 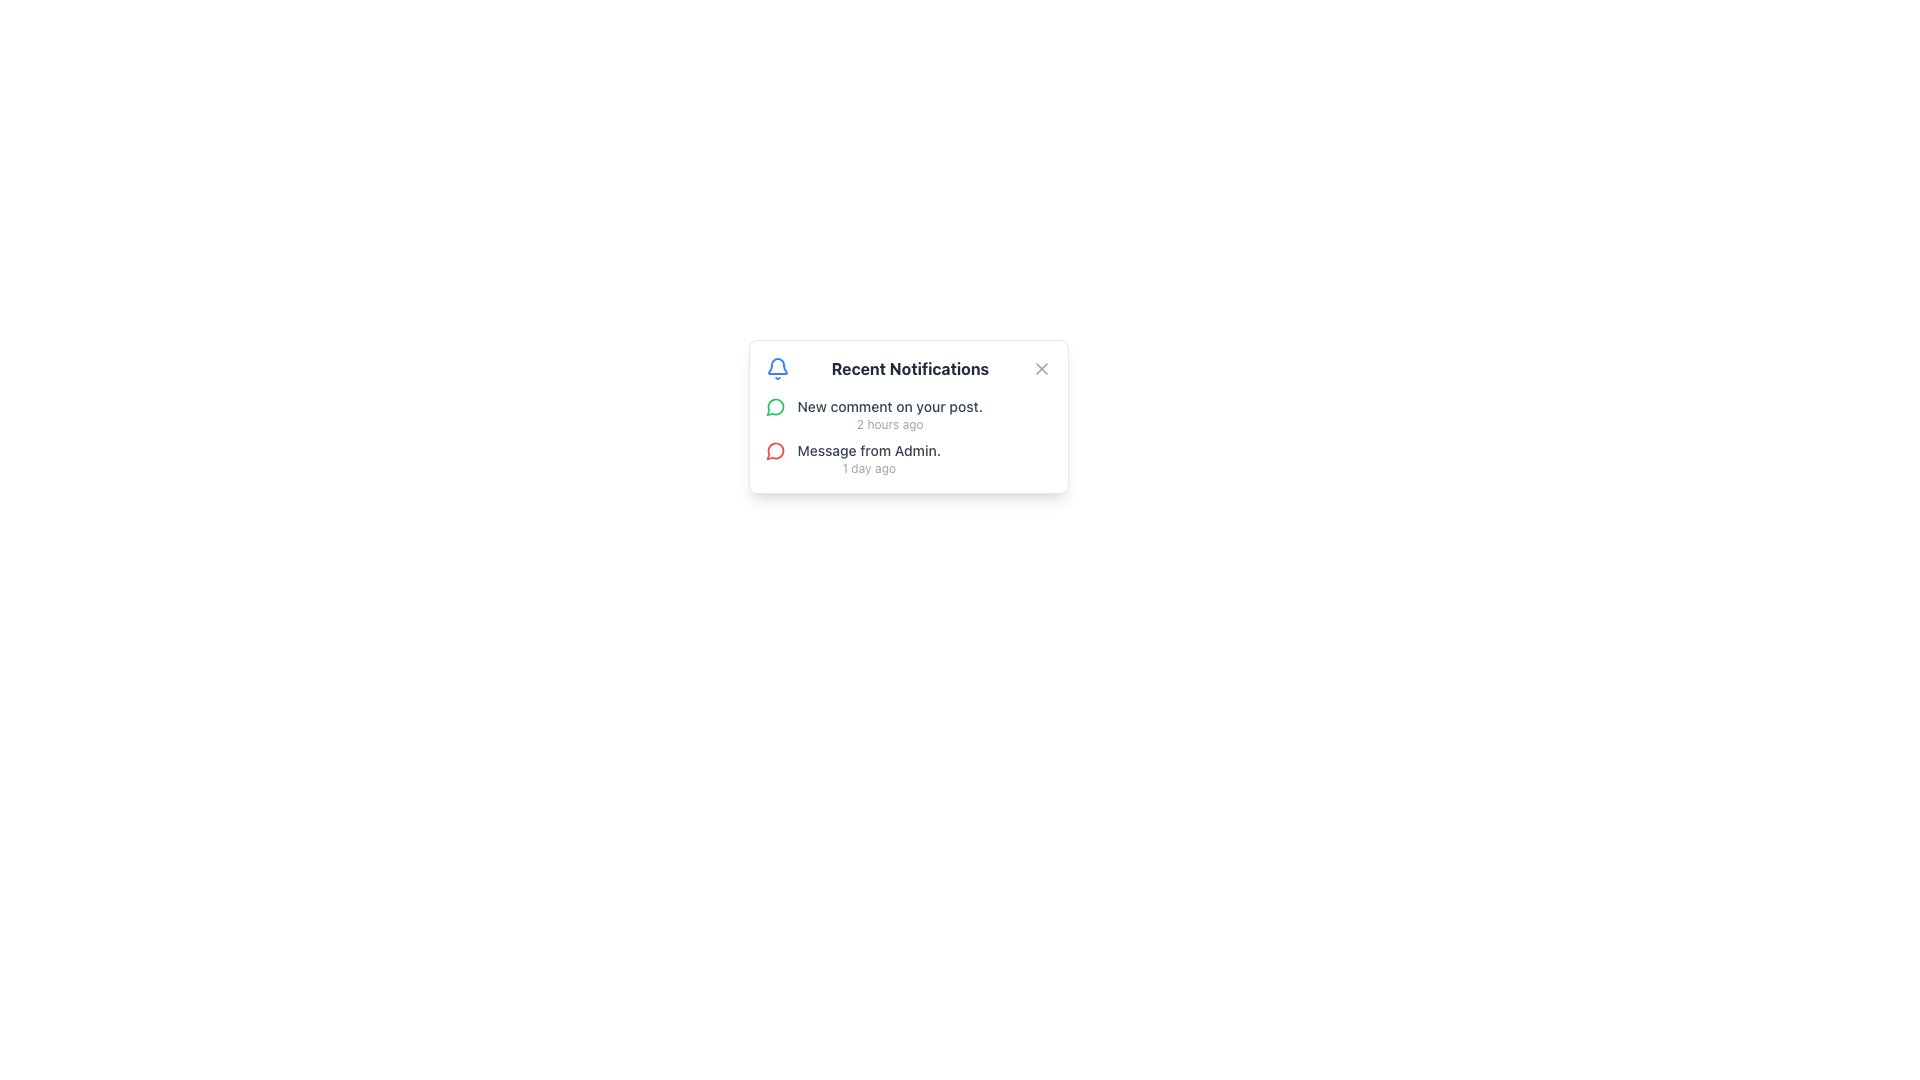 I want to click on the circular speech bubble-like icon with a green outline that indicates a new comment notification, so click(x=774, y=406).